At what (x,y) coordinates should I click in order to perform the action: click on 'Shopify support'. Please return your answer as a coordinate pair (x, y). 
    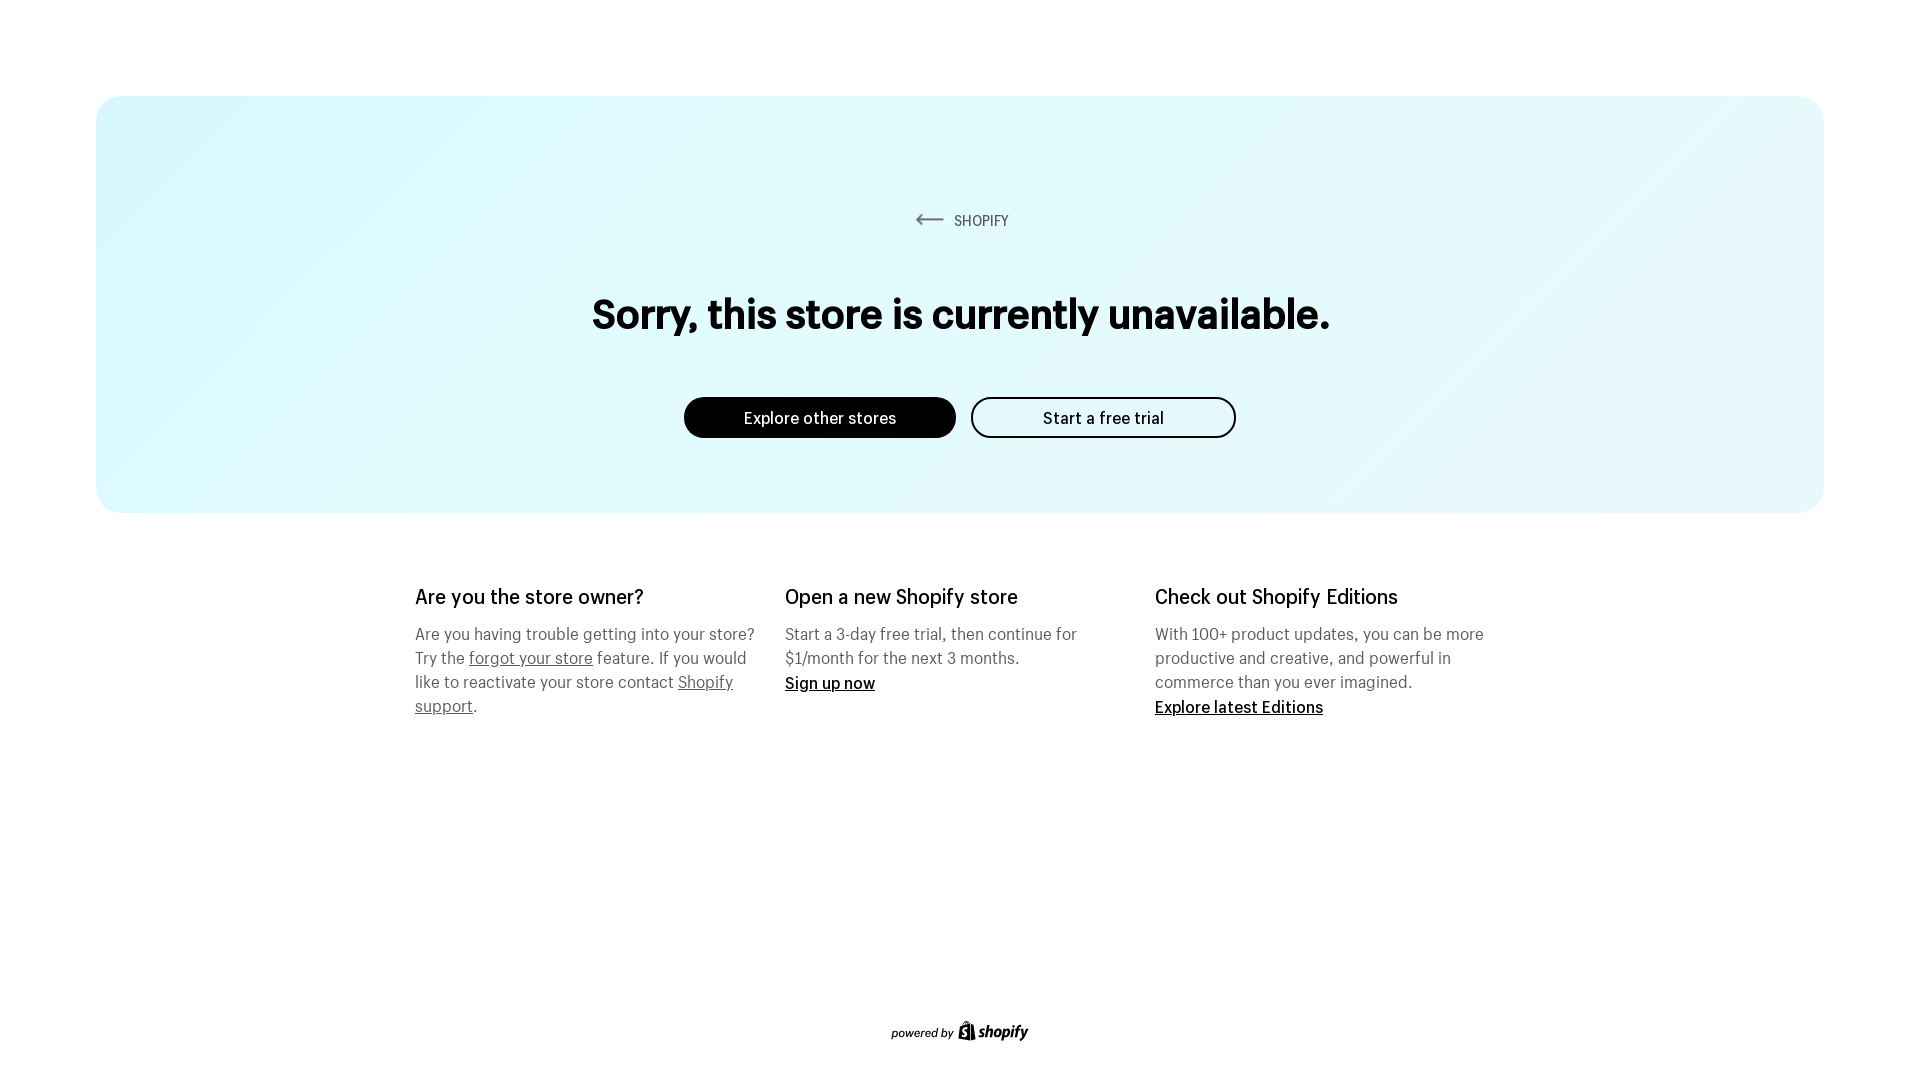
    Looking at the image, I should click on (573, 689).